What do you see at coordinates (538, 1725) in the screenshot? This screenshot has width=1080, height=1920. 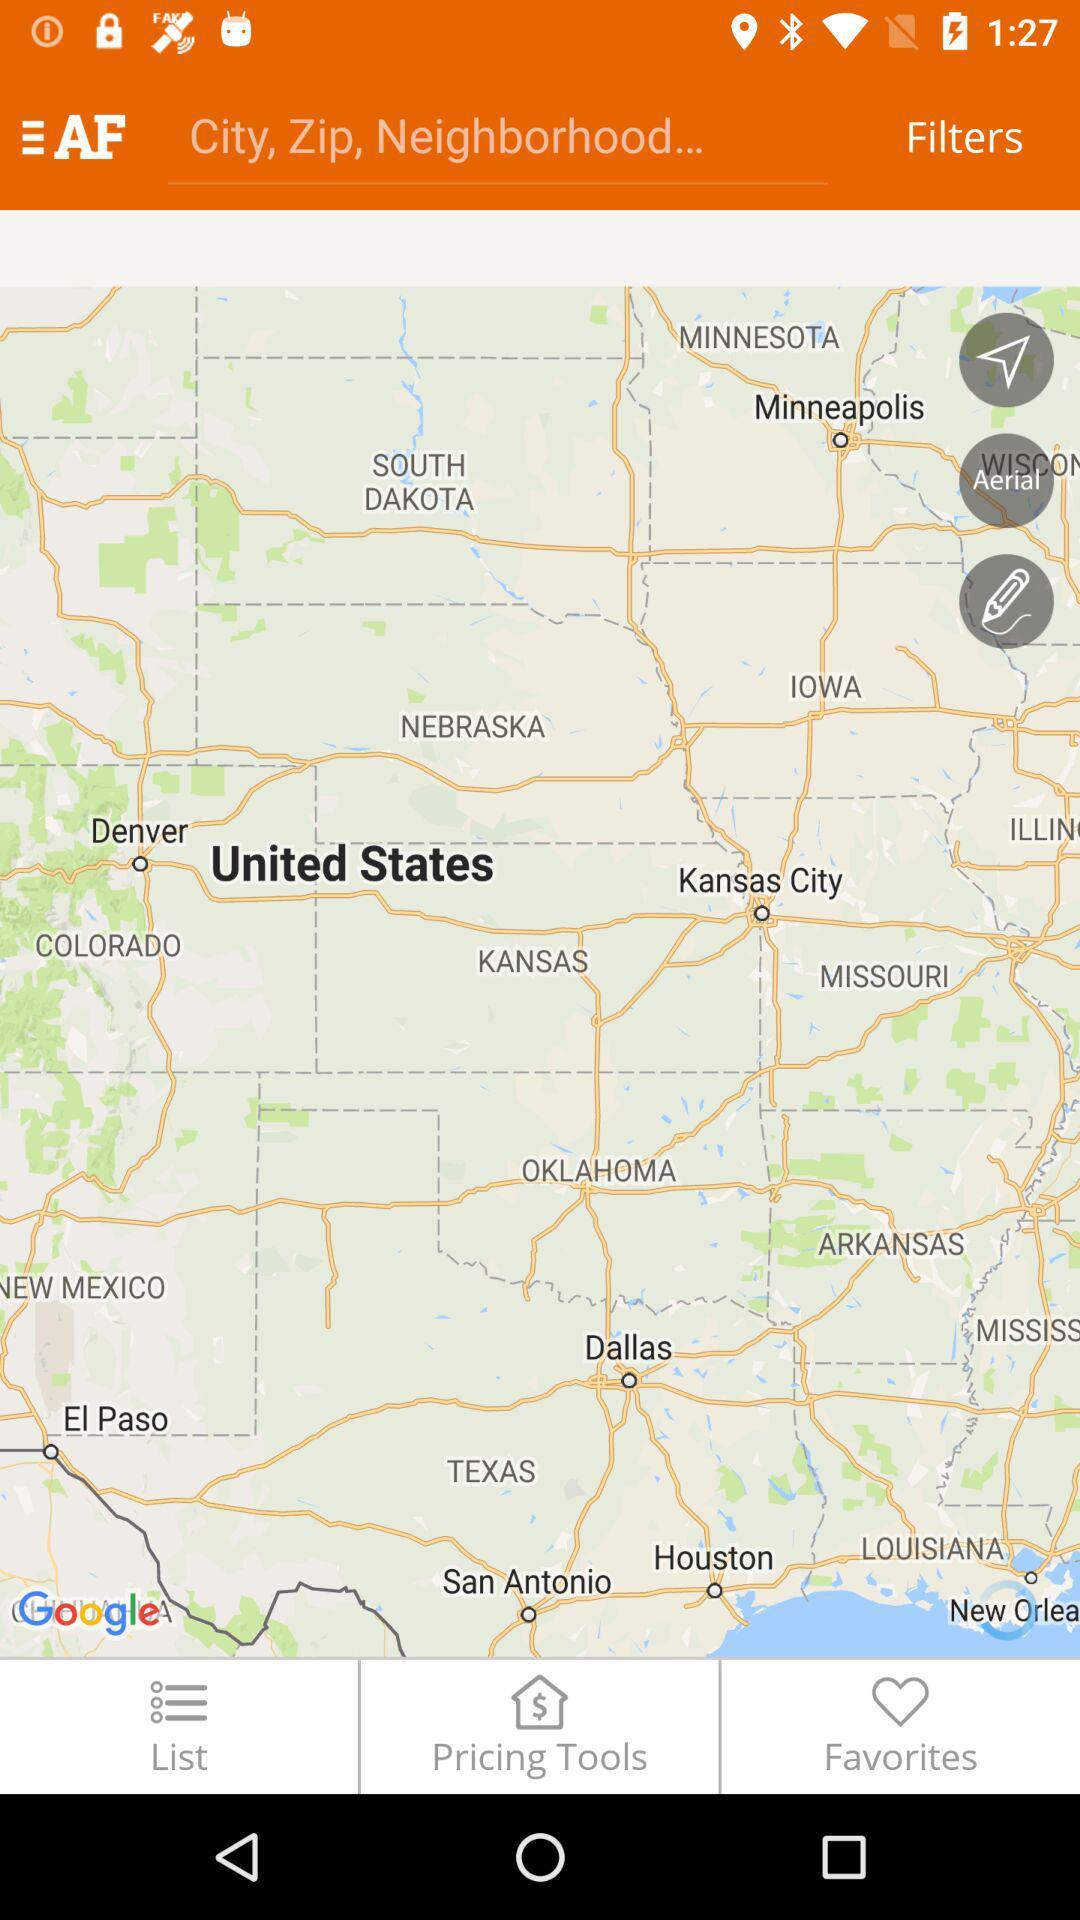 I see `the pricing tools item` at bounding box center [538, 1725].